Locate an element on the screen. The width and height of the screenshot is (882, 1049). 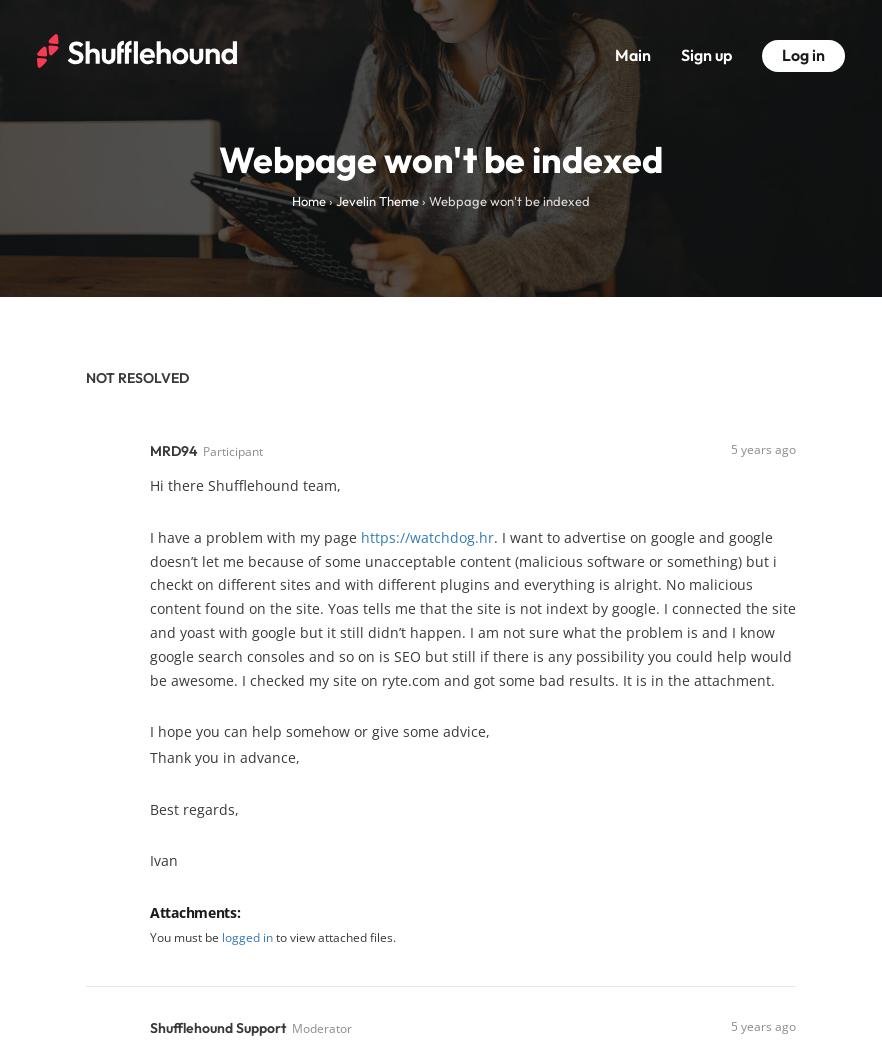
'Best regards,' is located at coordinates (194, 807).